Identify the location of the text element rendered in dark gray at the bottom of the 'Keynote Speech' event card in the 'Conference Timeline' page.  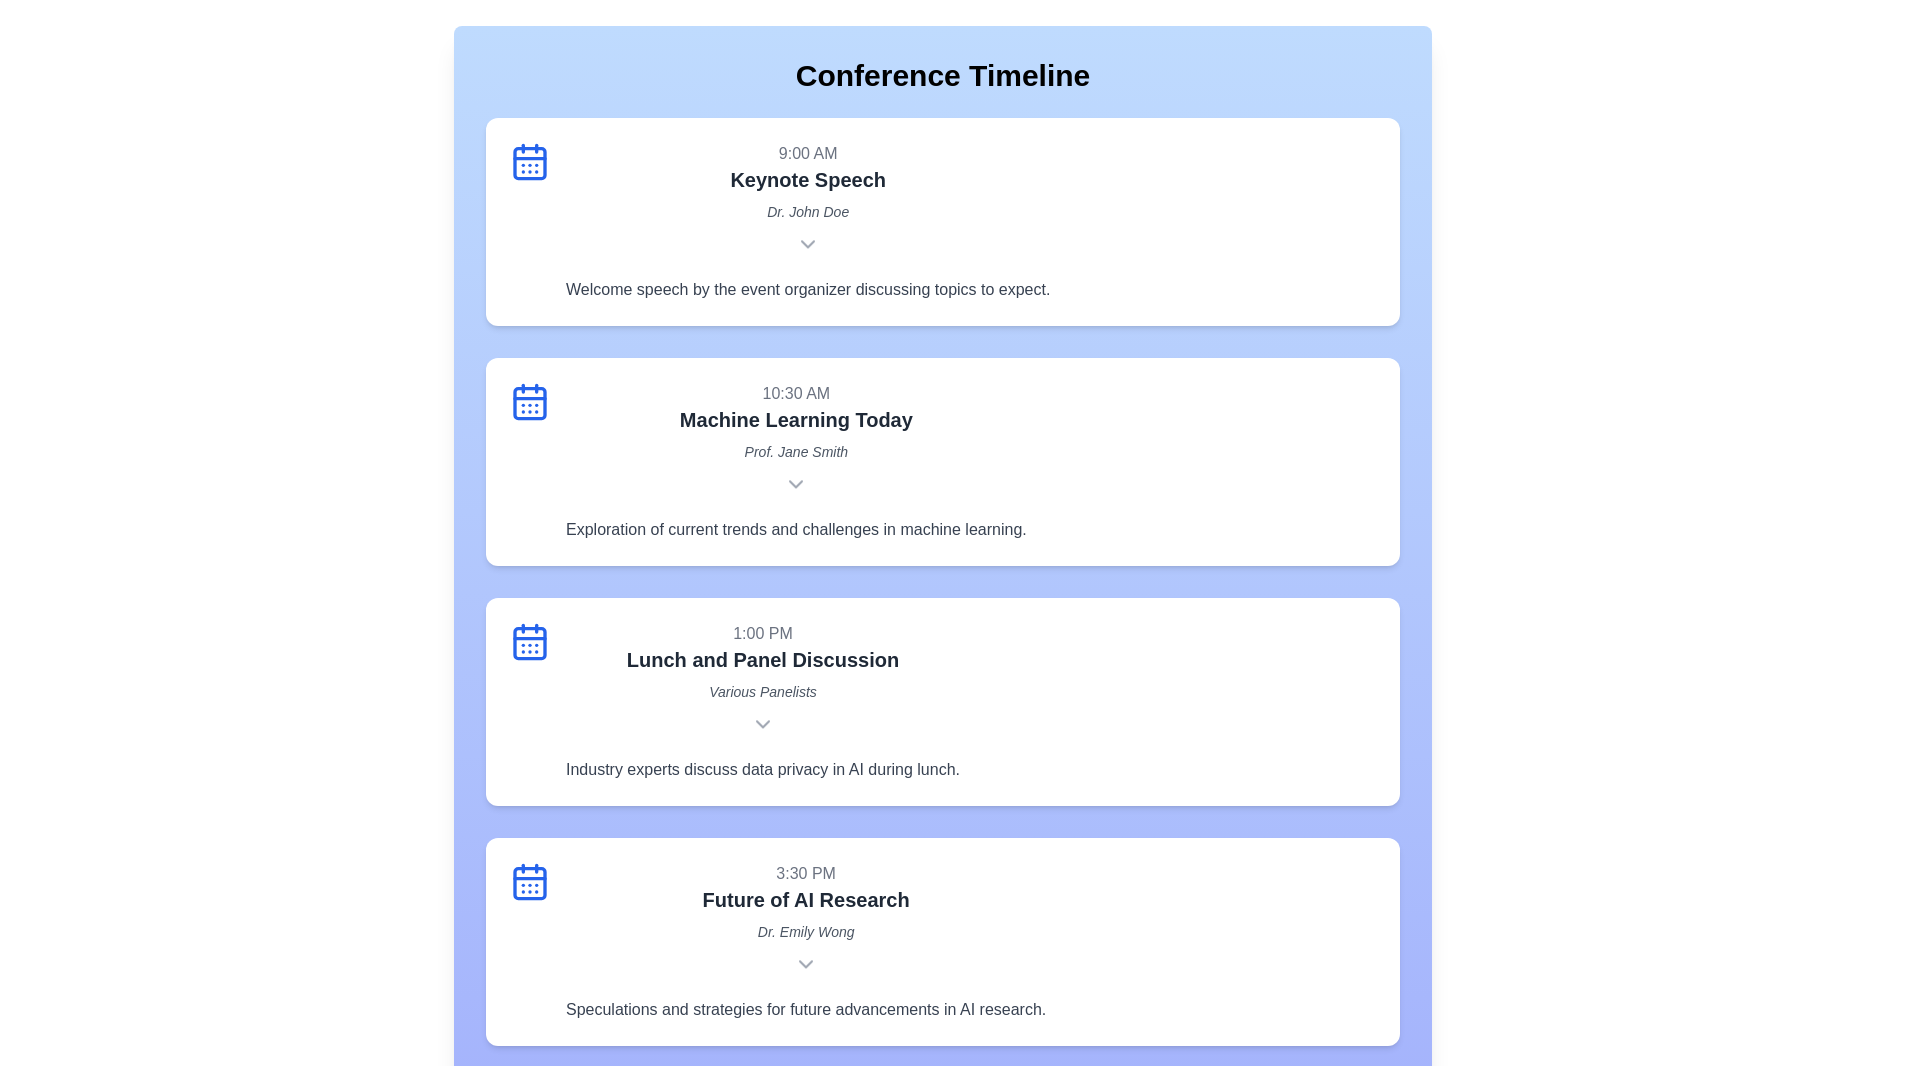
(808, 289).